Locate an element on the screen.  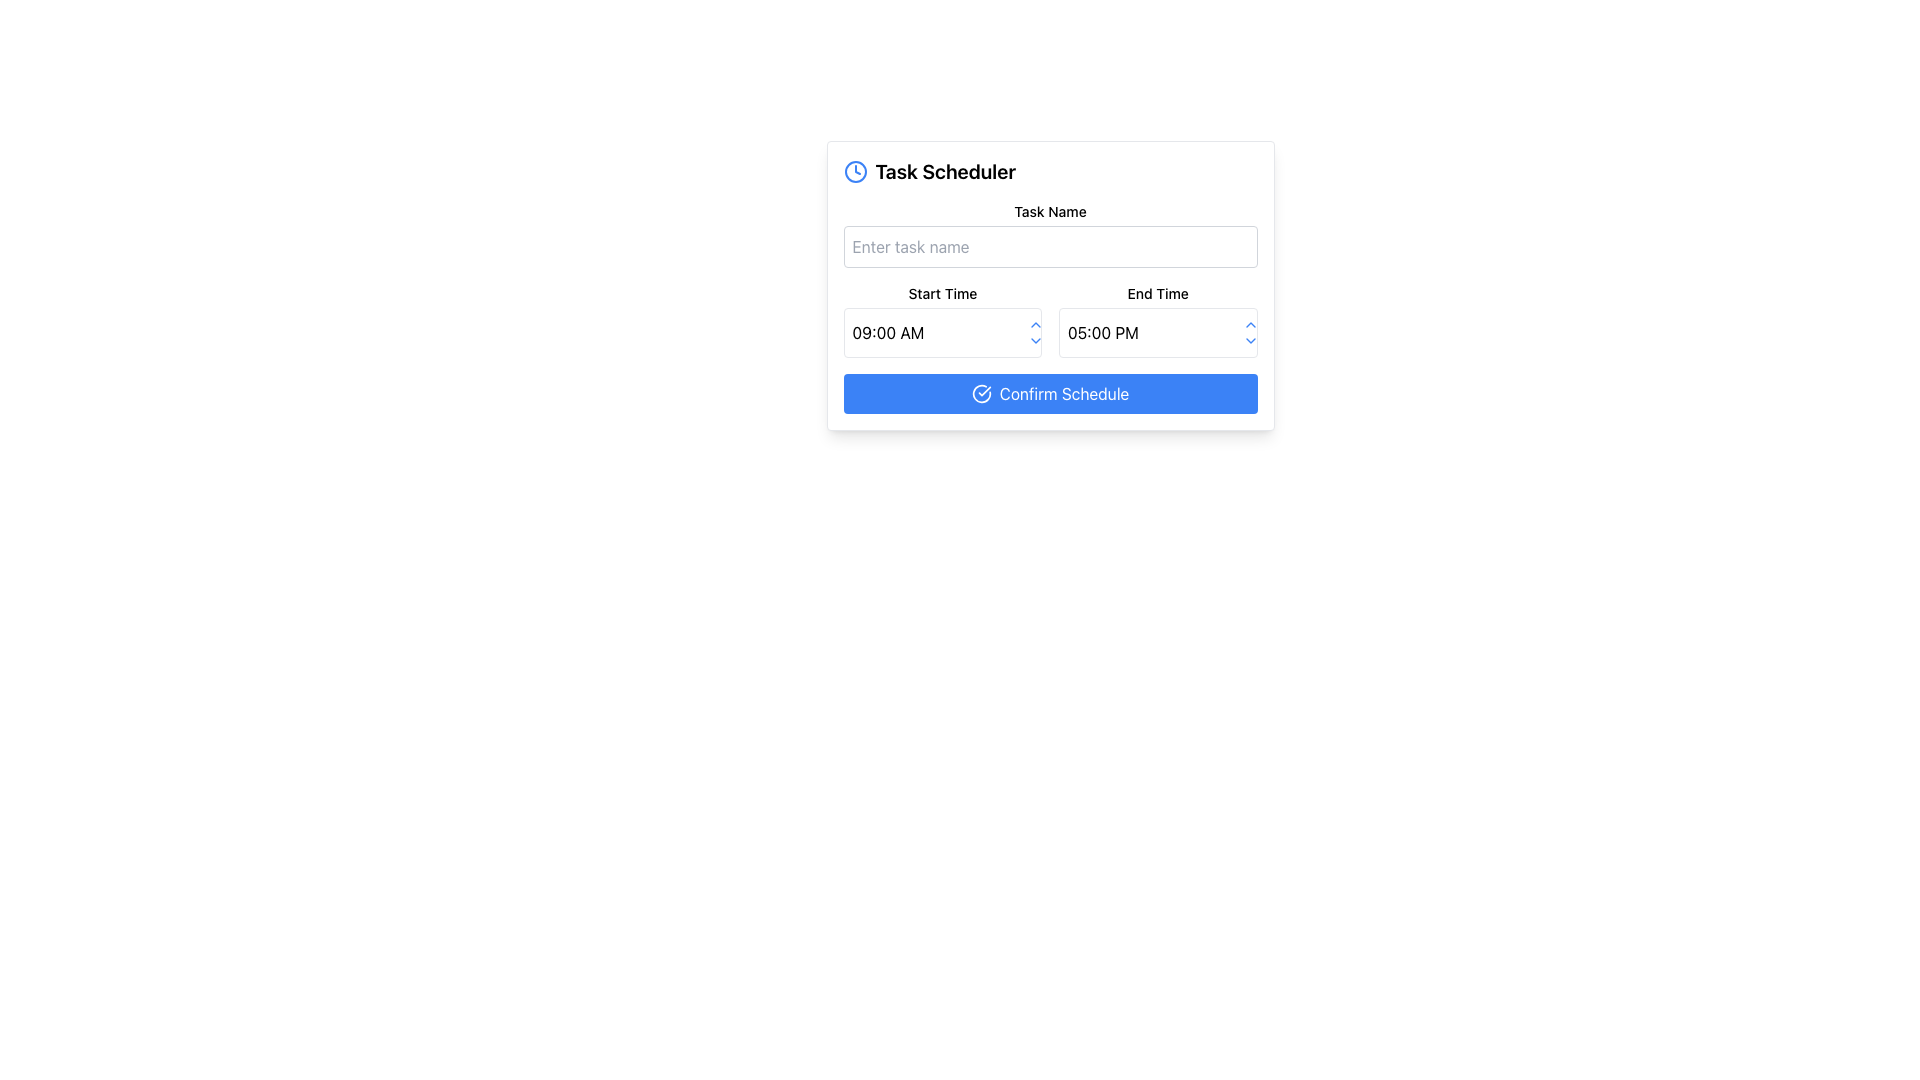
the arrow icons on the time picker located in the 'End Time' field of the 'Task Scheduler' form to increment or decrement the time is located at coordinates (1158, 331).